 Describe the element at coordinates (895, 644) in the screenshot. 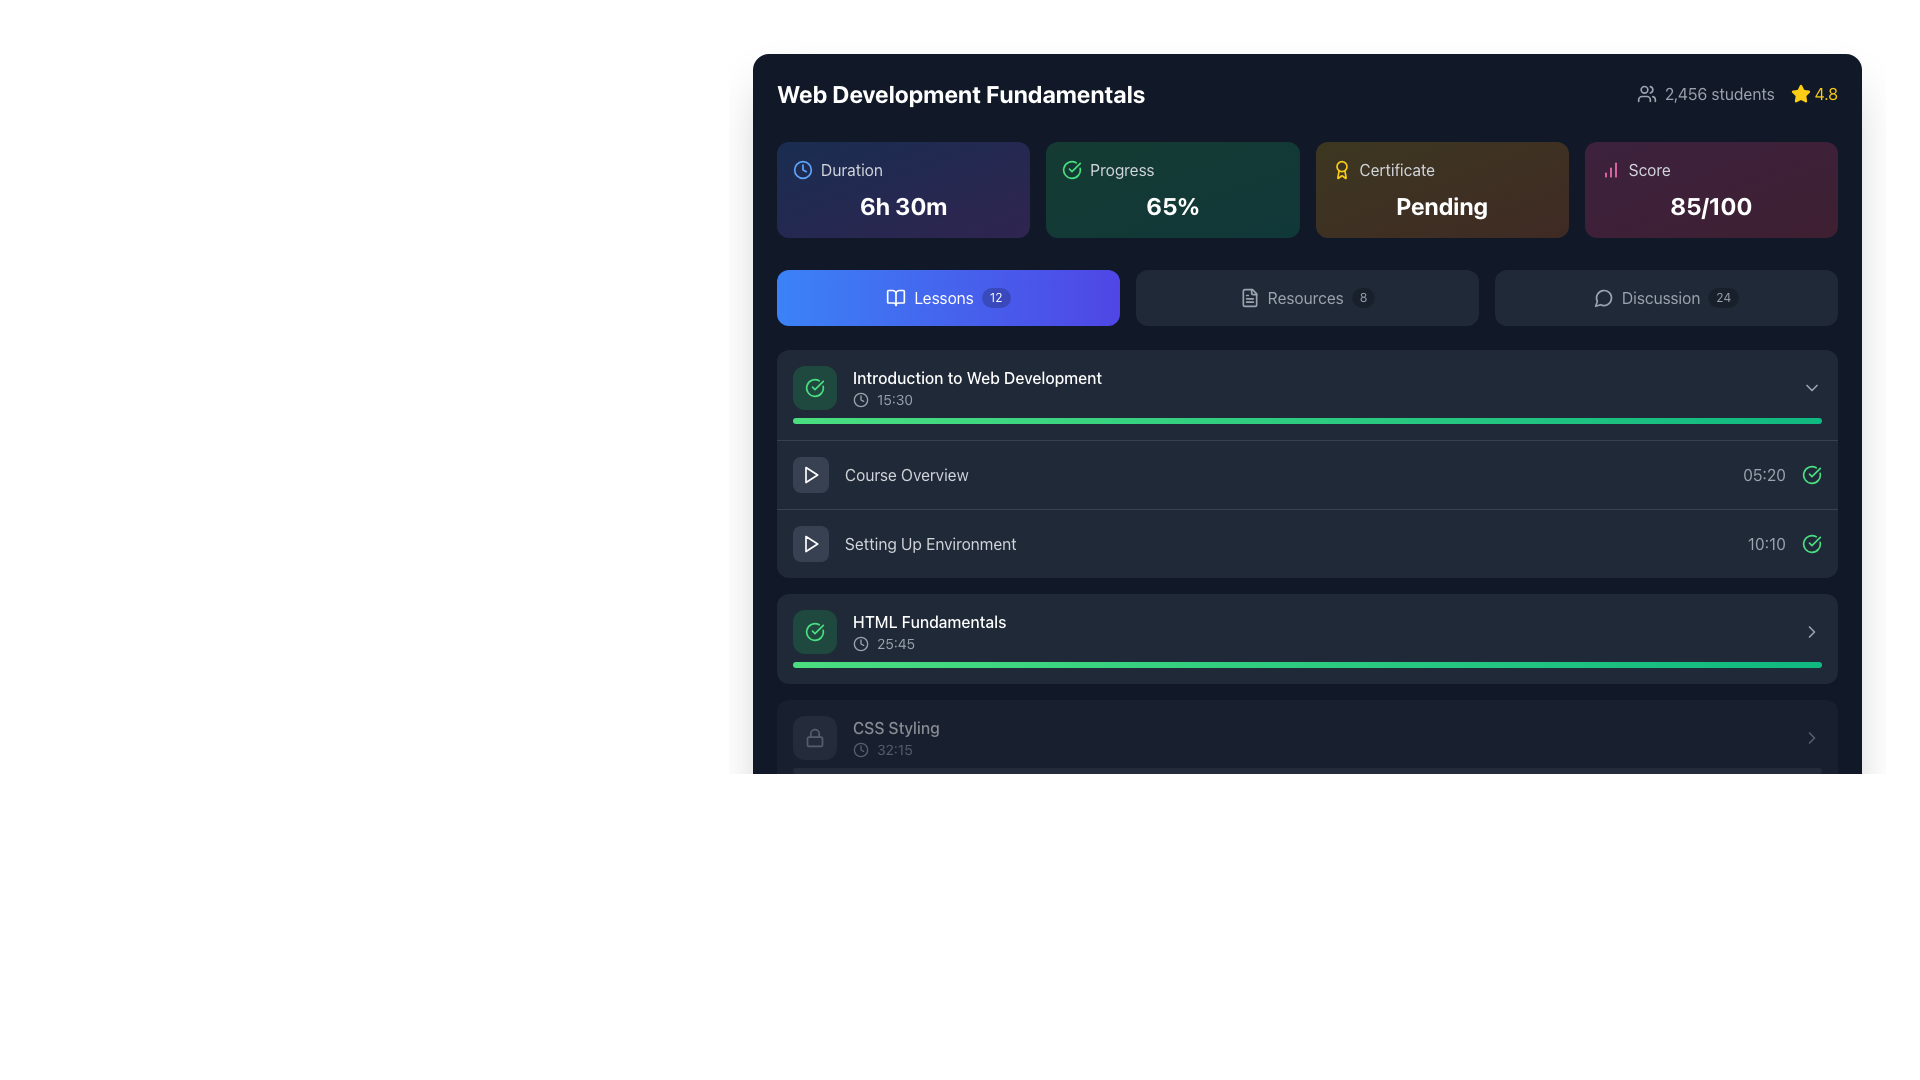

I see `the text label that indicates the duration of the 'HTML Fundamentals' lesson, located to the right of the clock icon in the bottom section of the lesson item` at that location.